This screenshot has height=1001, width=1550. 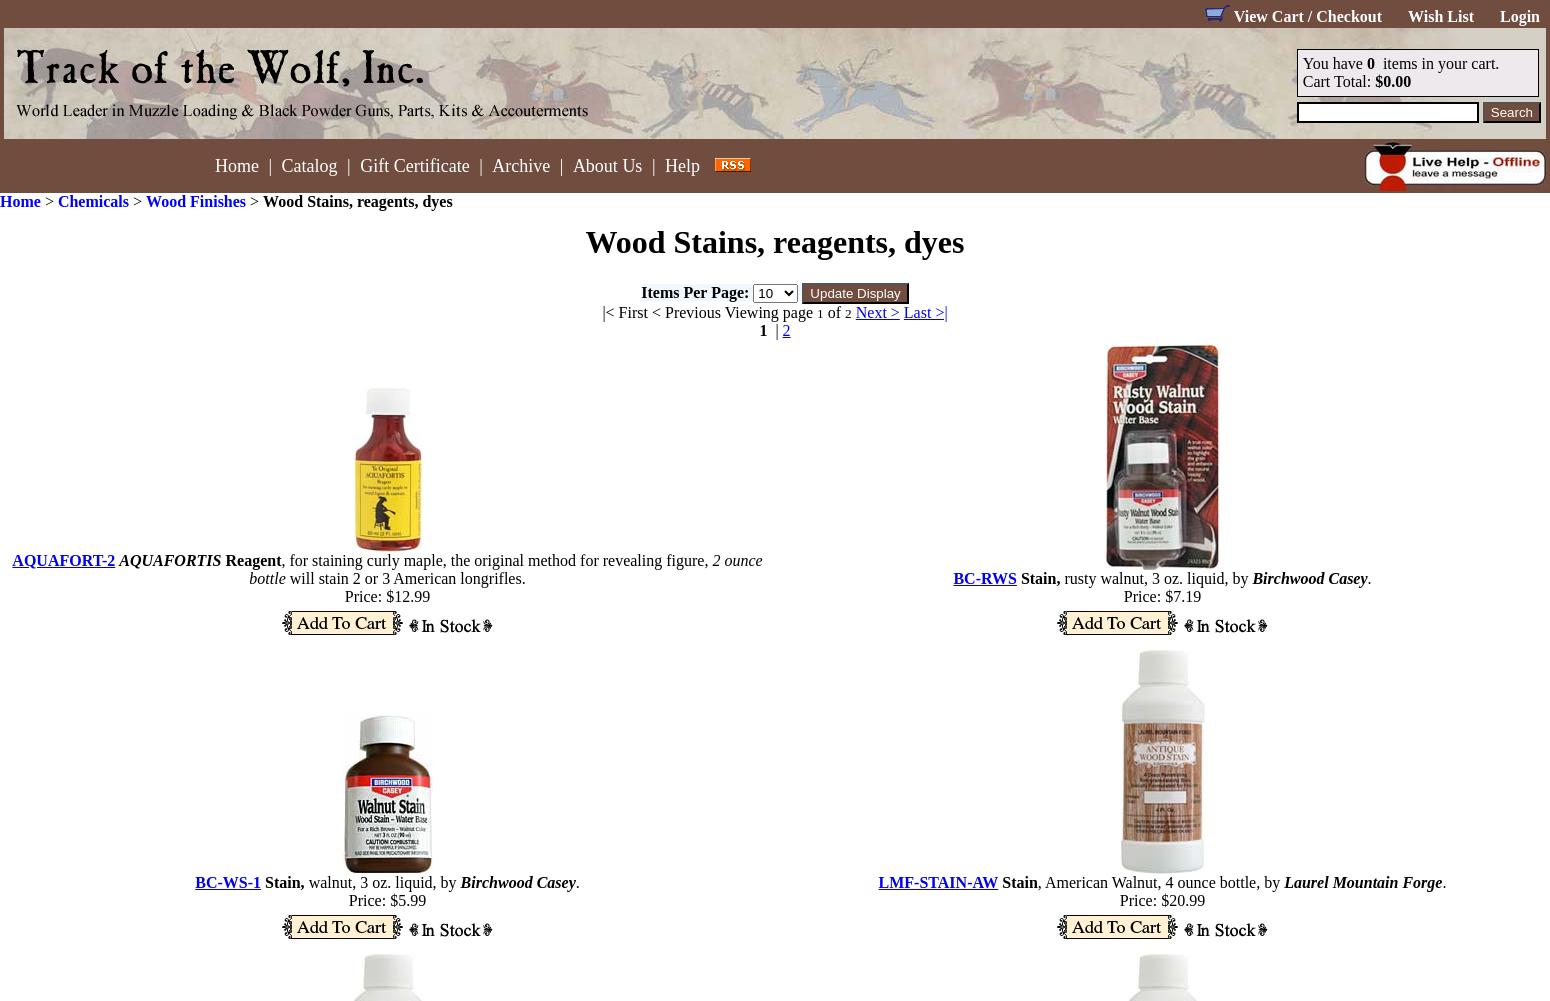 I want to click on 'You have', so click(x=1301, y=63).